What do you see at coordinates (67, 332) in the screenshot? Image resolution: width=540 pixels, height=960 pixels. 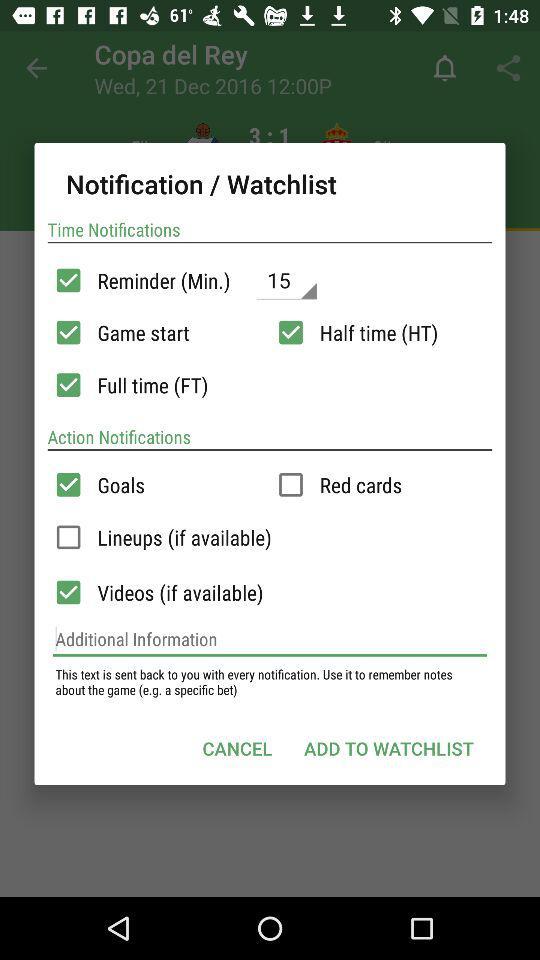 I see `validate option` at bounding box center [67, 332].